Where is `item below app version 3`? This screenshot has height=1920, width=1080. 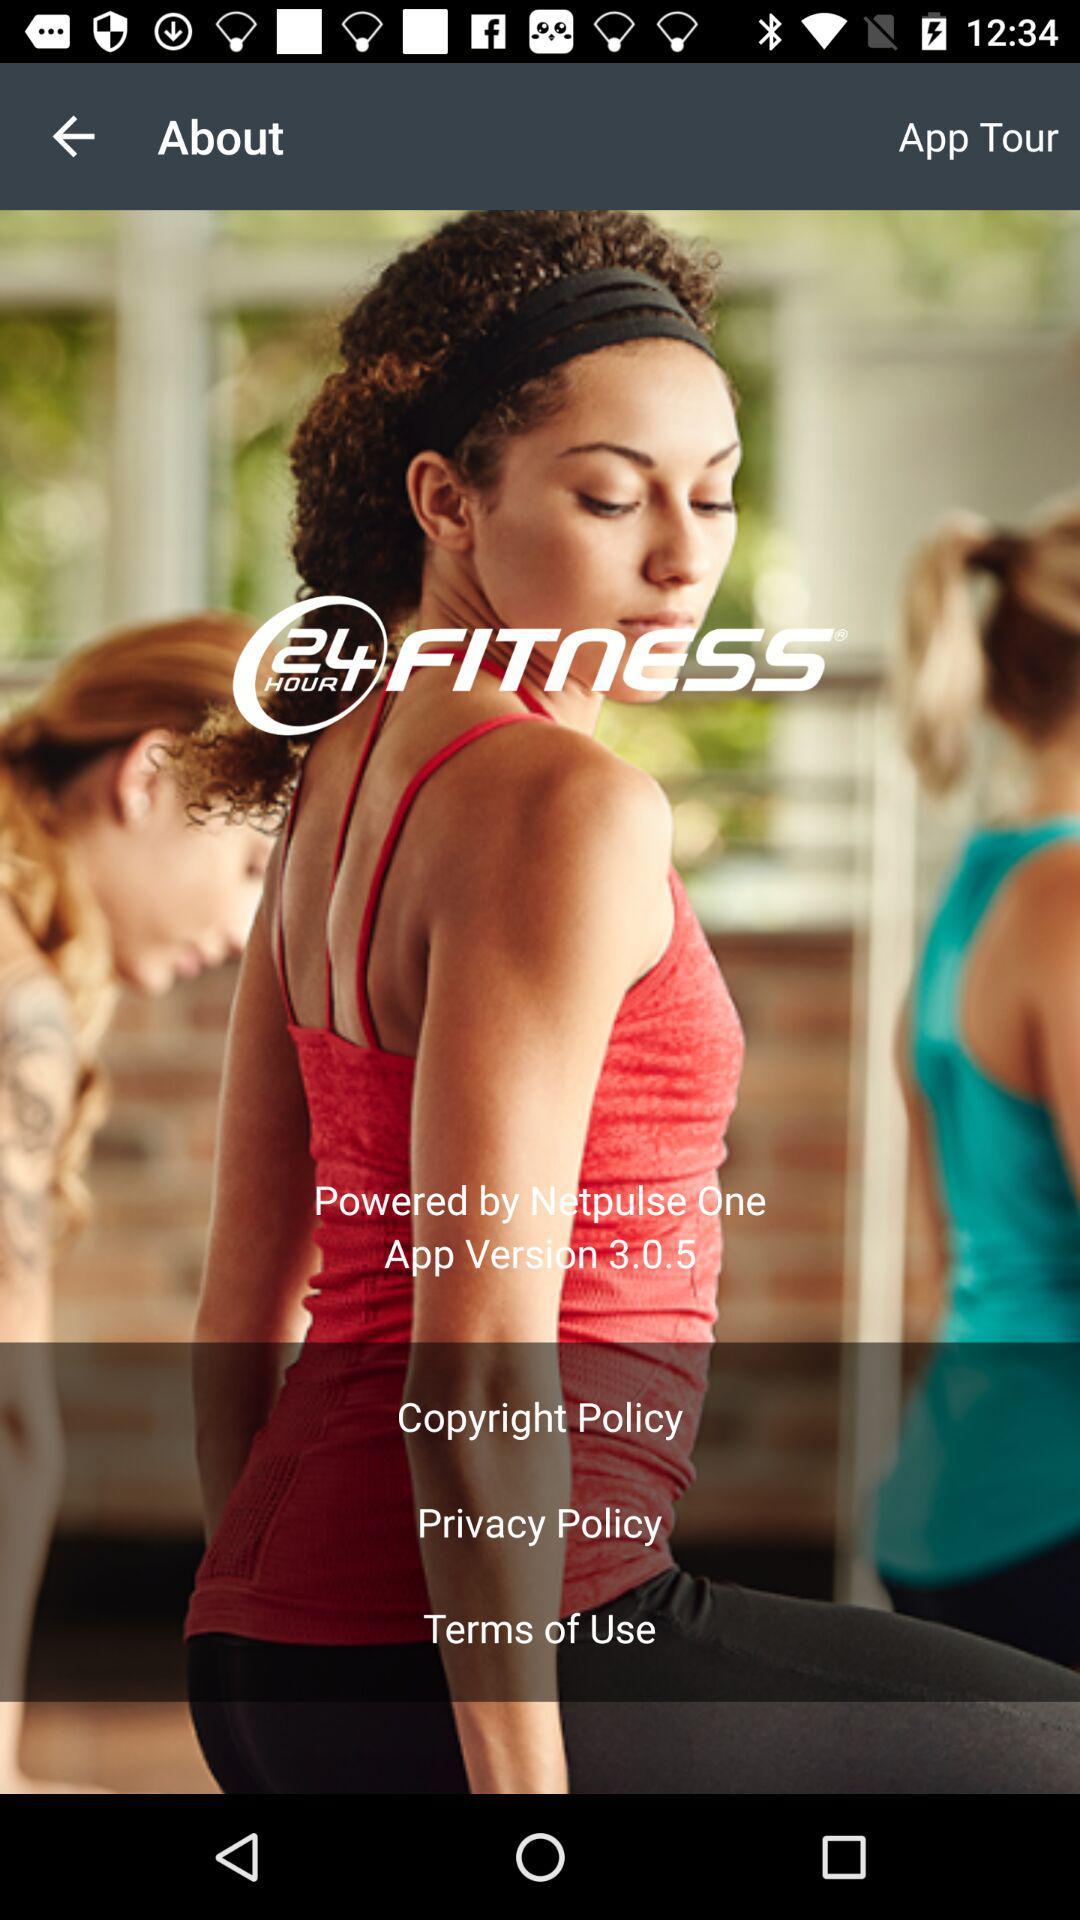 item below app version 3 is located at coordinates (540, 1415).